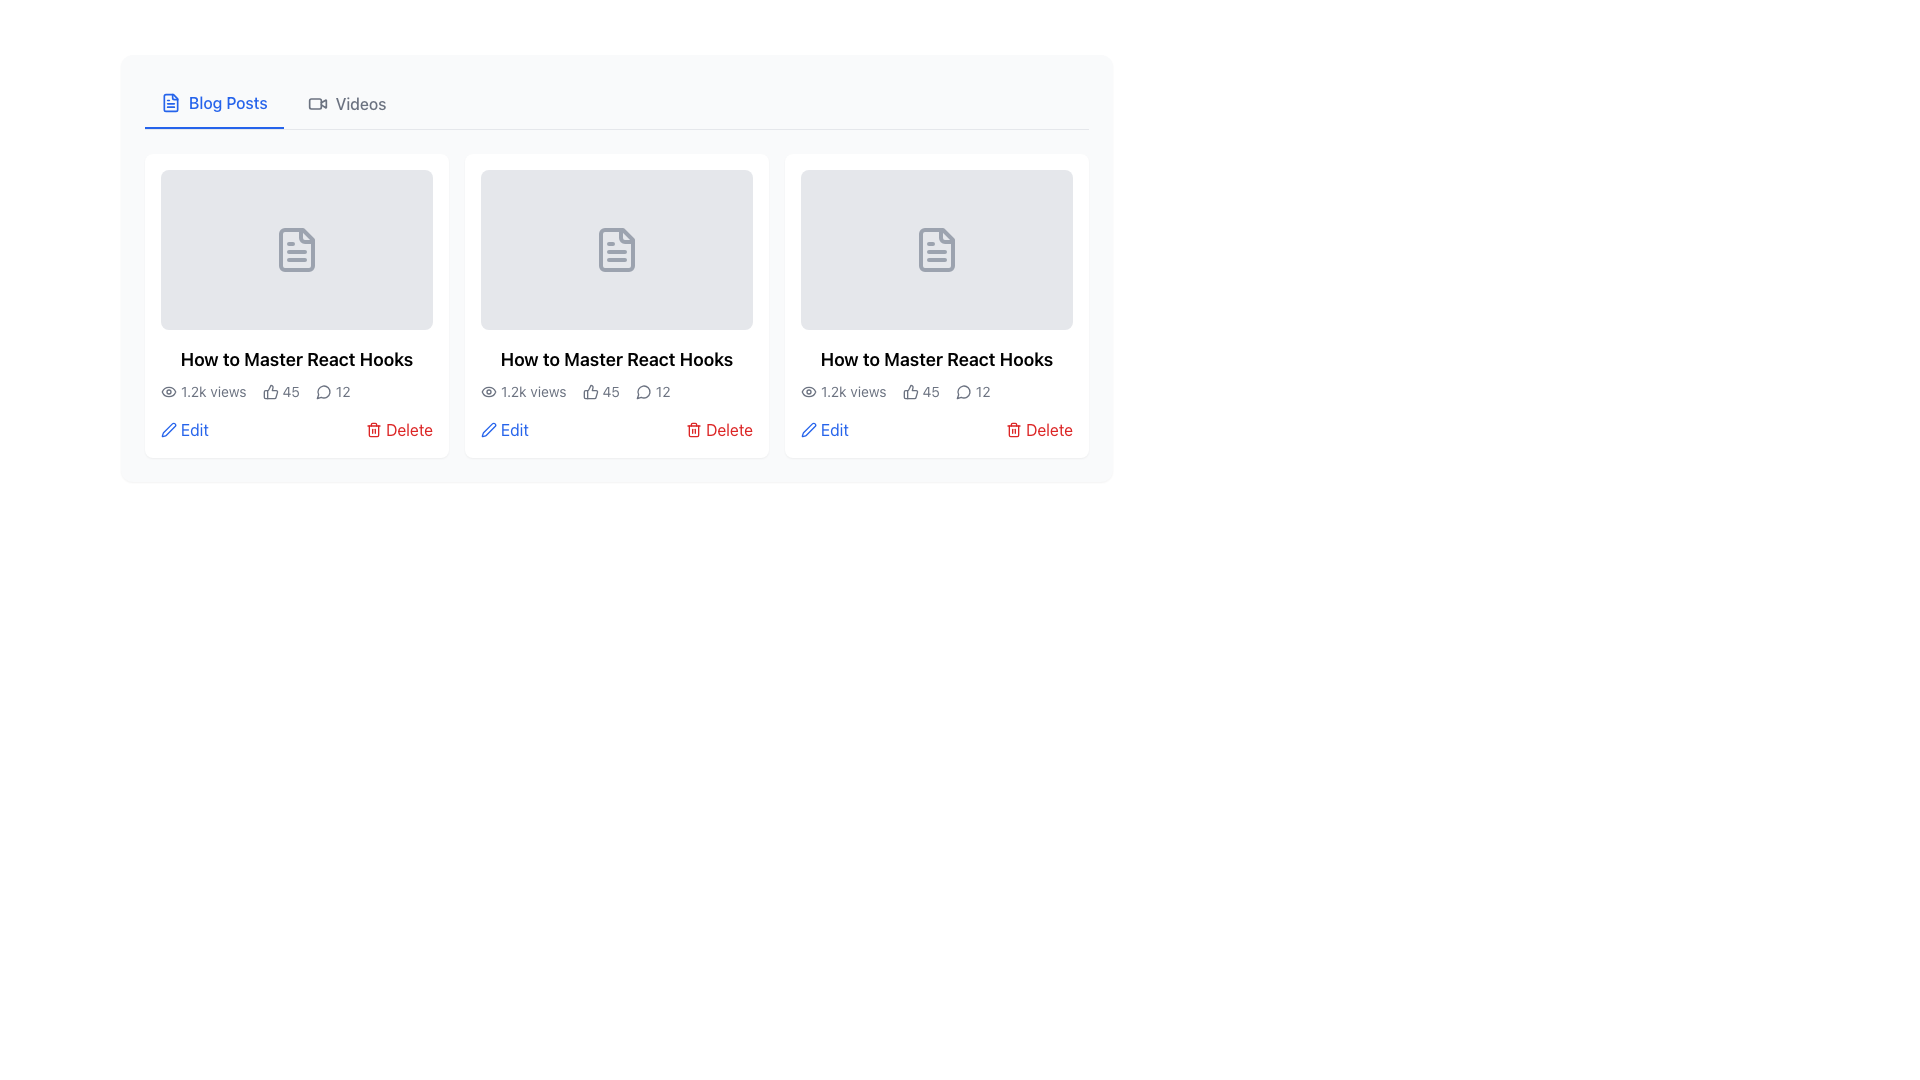  What do you see at coordinates (935, 249) in the screenshot?
I see `the document icon represented by a gray graphic within the third graphical placeholder under the 'Blog Posts' tab` at bounding box center [935, 249].